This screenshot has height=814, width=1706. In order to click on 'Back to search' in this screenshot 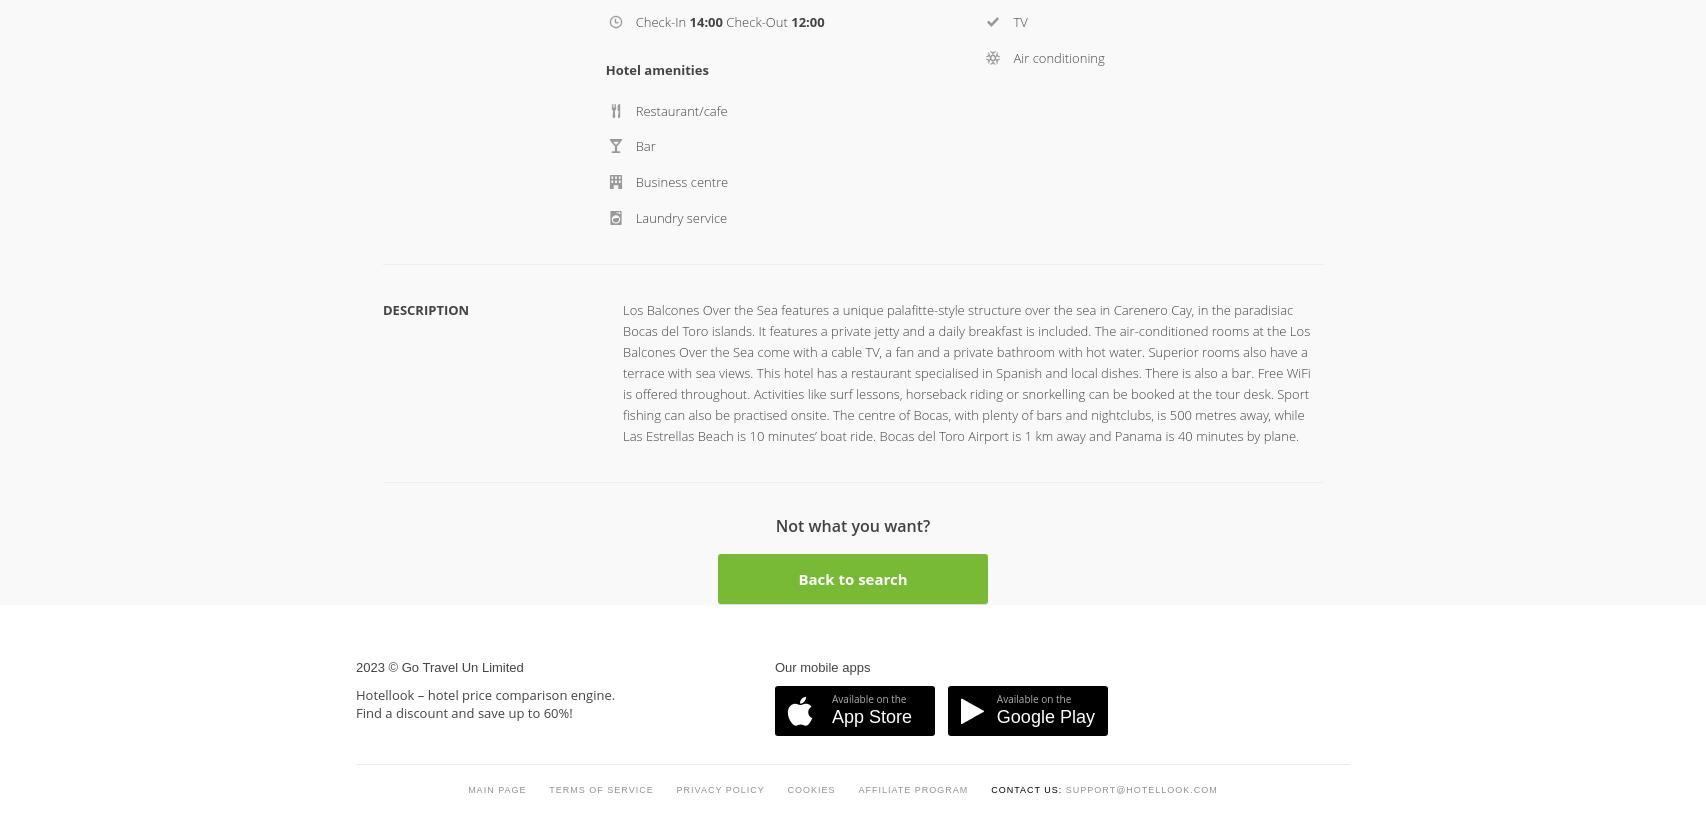, I will do `click(851, 167)`.